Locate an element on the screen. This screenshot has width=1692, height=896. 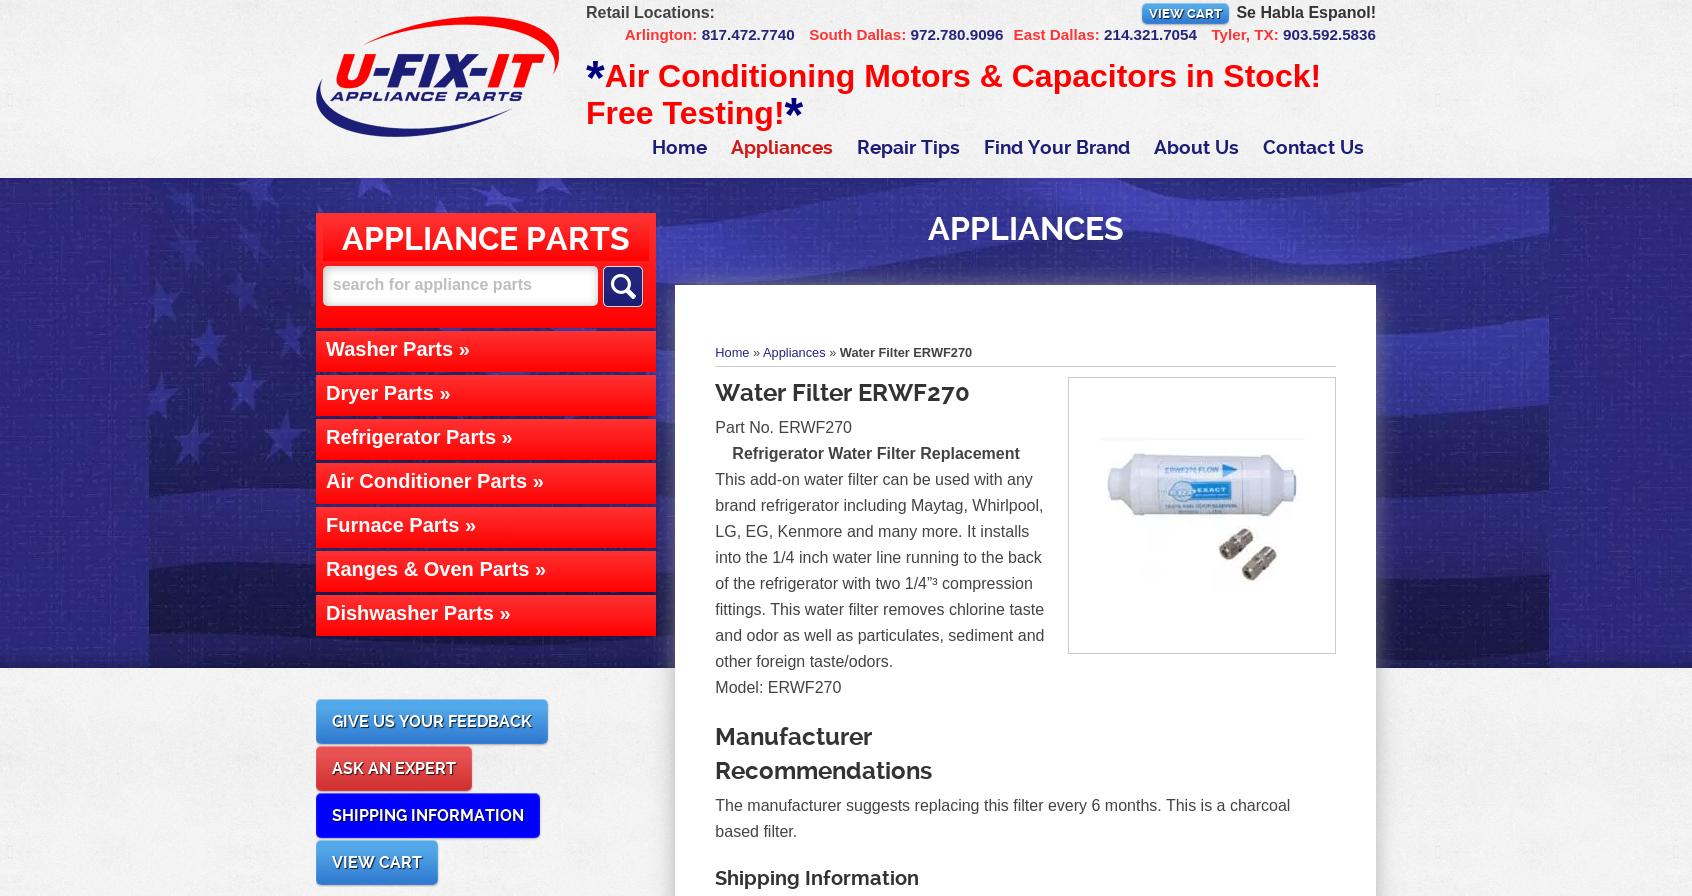
'Refrigerator Water Filter Replacement' is located at coordinates (874, 452).